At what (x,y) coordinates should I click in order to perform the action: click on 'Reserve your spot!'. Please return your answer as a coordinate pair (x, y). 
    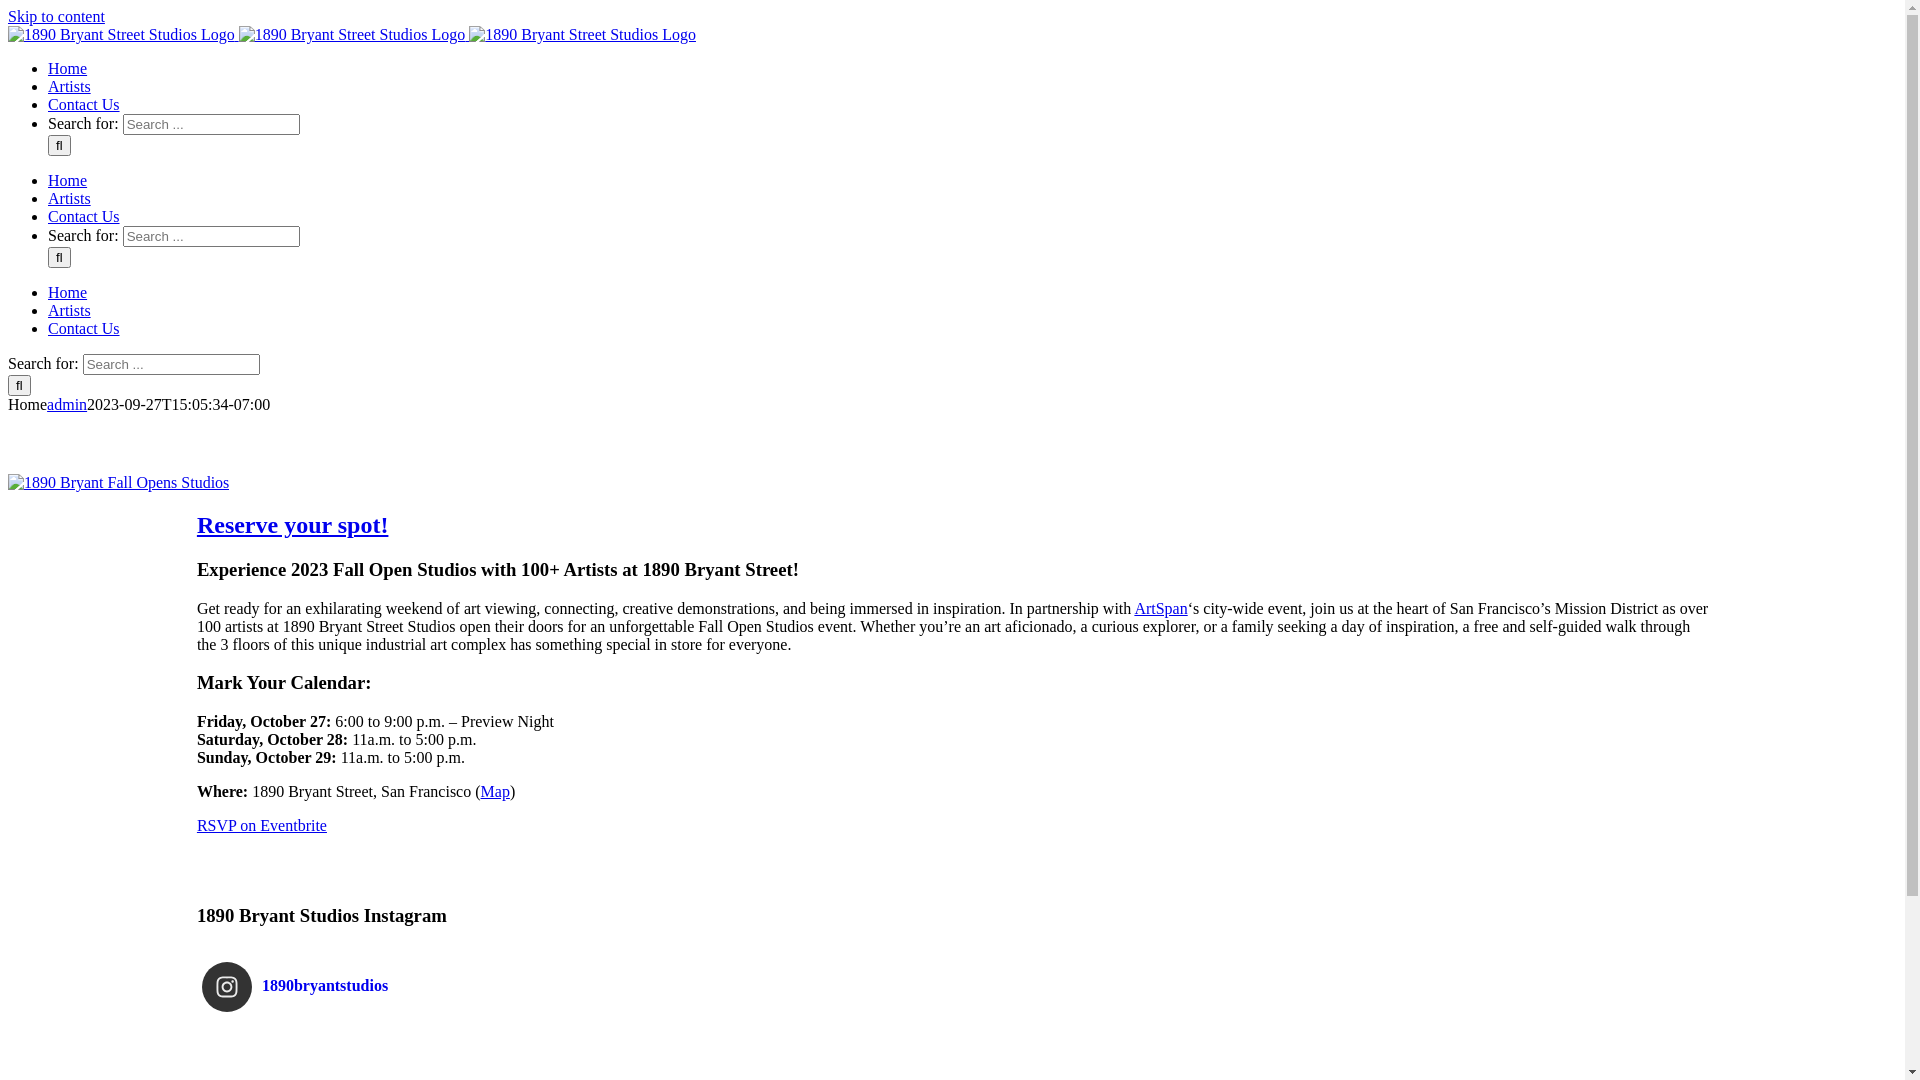
    Looking at the image, I should click on (291, 523).